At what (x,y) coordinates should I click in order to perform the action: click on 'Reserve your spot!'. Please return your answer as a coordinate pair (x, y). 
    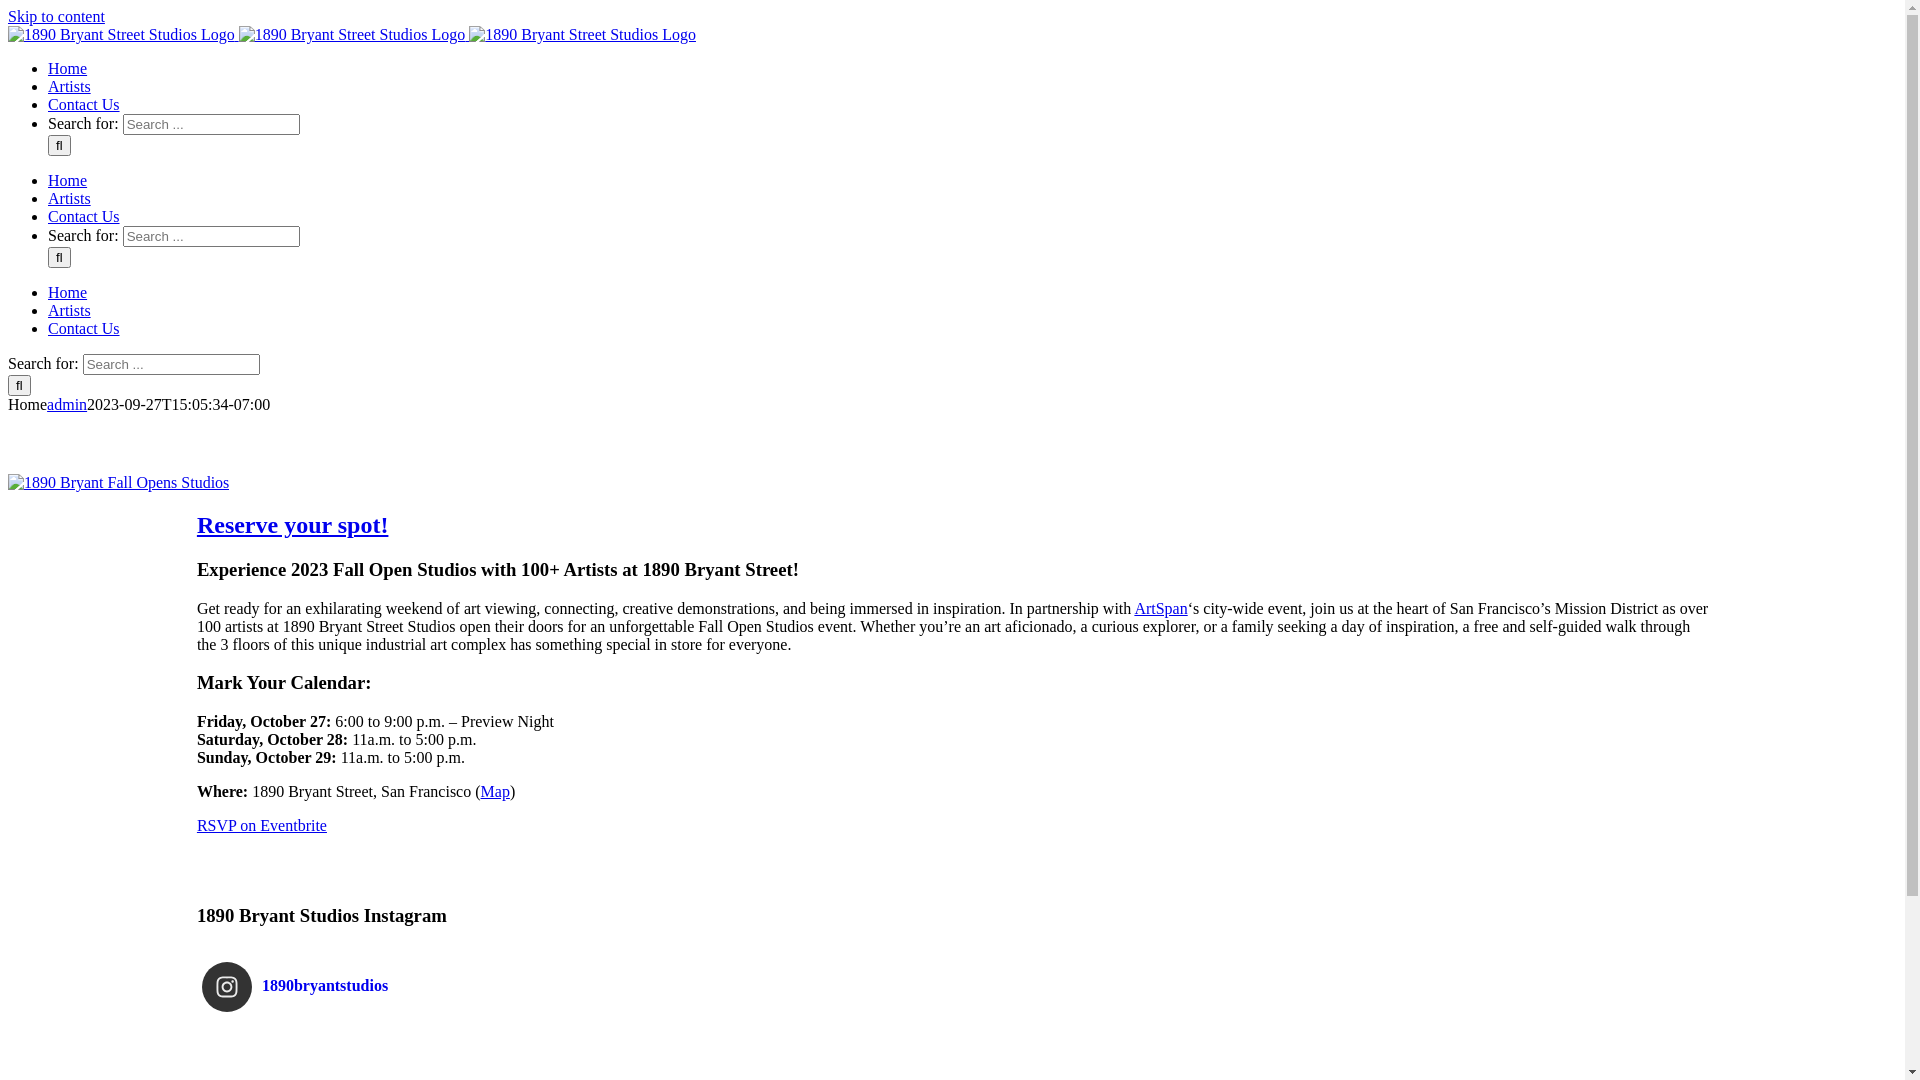
    Looking at the image, I should click on (291, 523).